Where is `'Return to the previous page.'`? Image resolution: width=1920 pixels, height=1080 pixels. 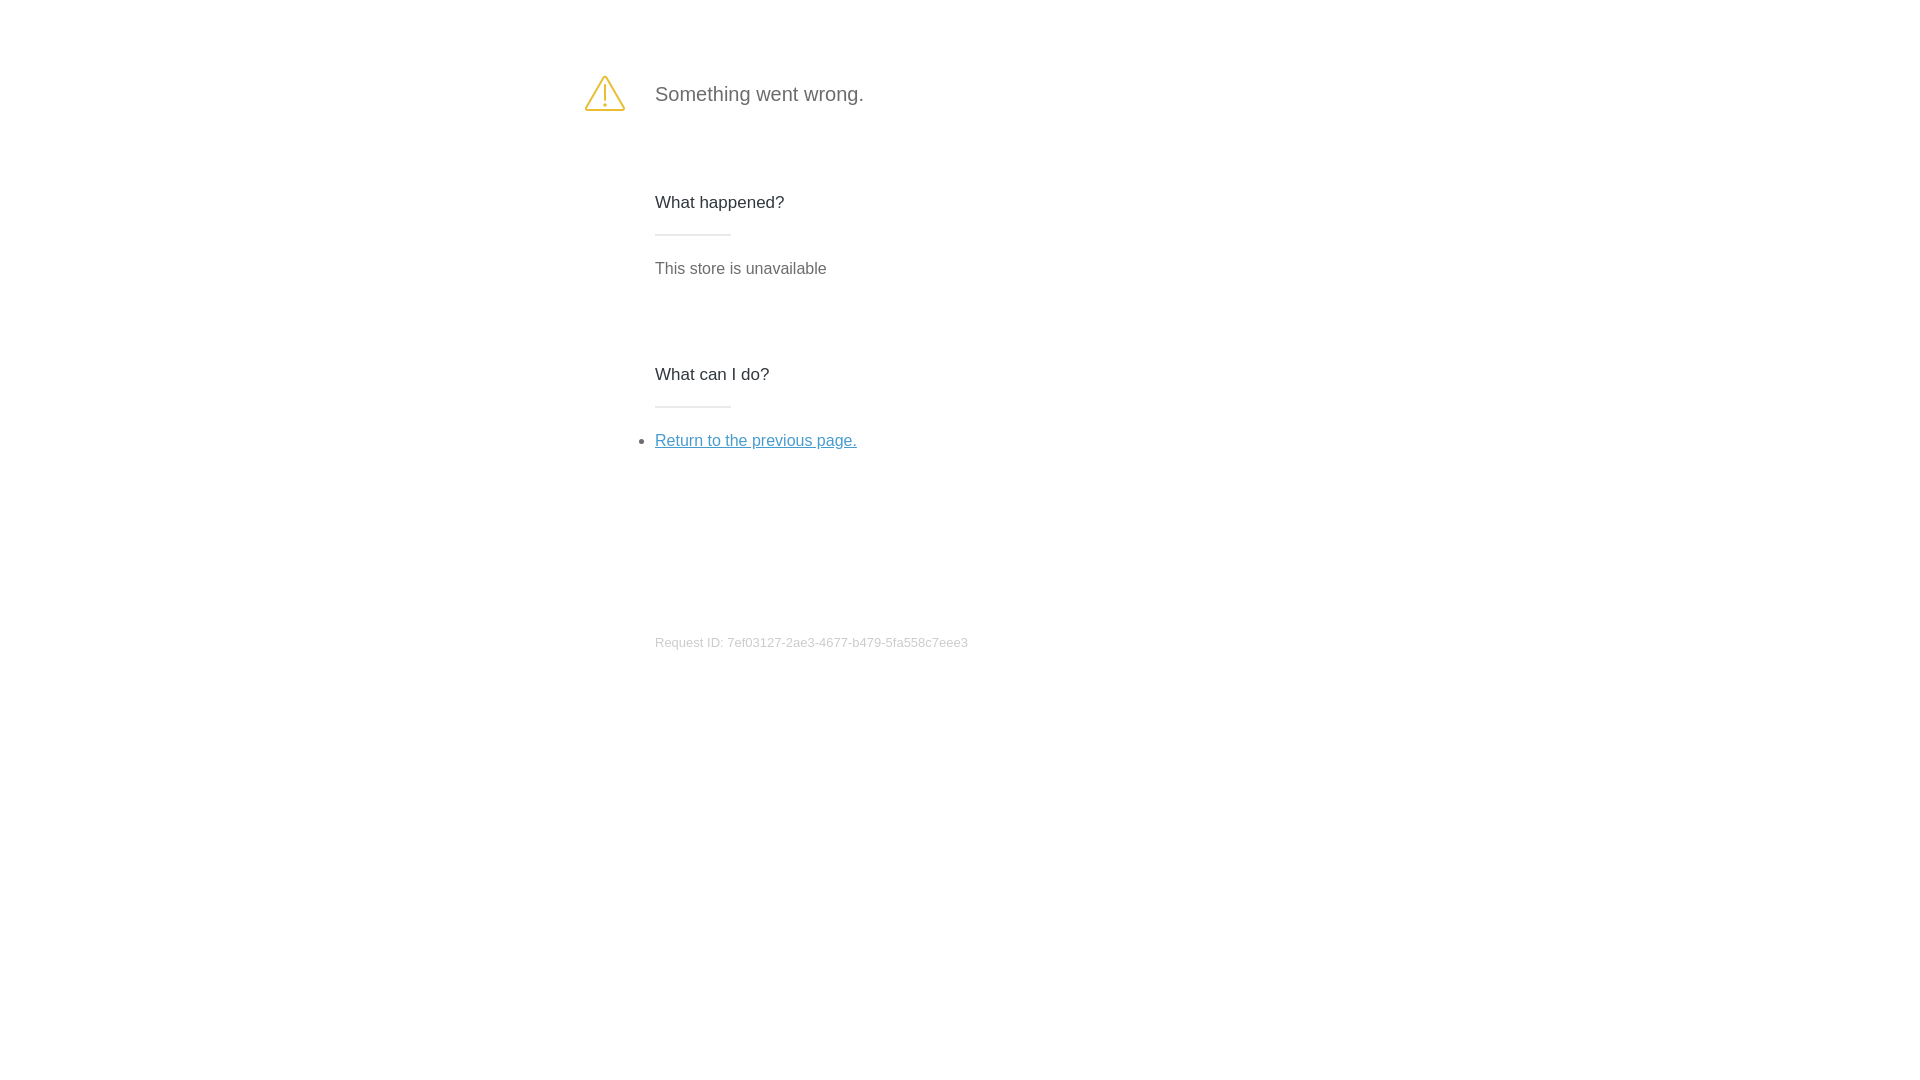 'Return to the previous page.' is located at coordinates (754, 439).